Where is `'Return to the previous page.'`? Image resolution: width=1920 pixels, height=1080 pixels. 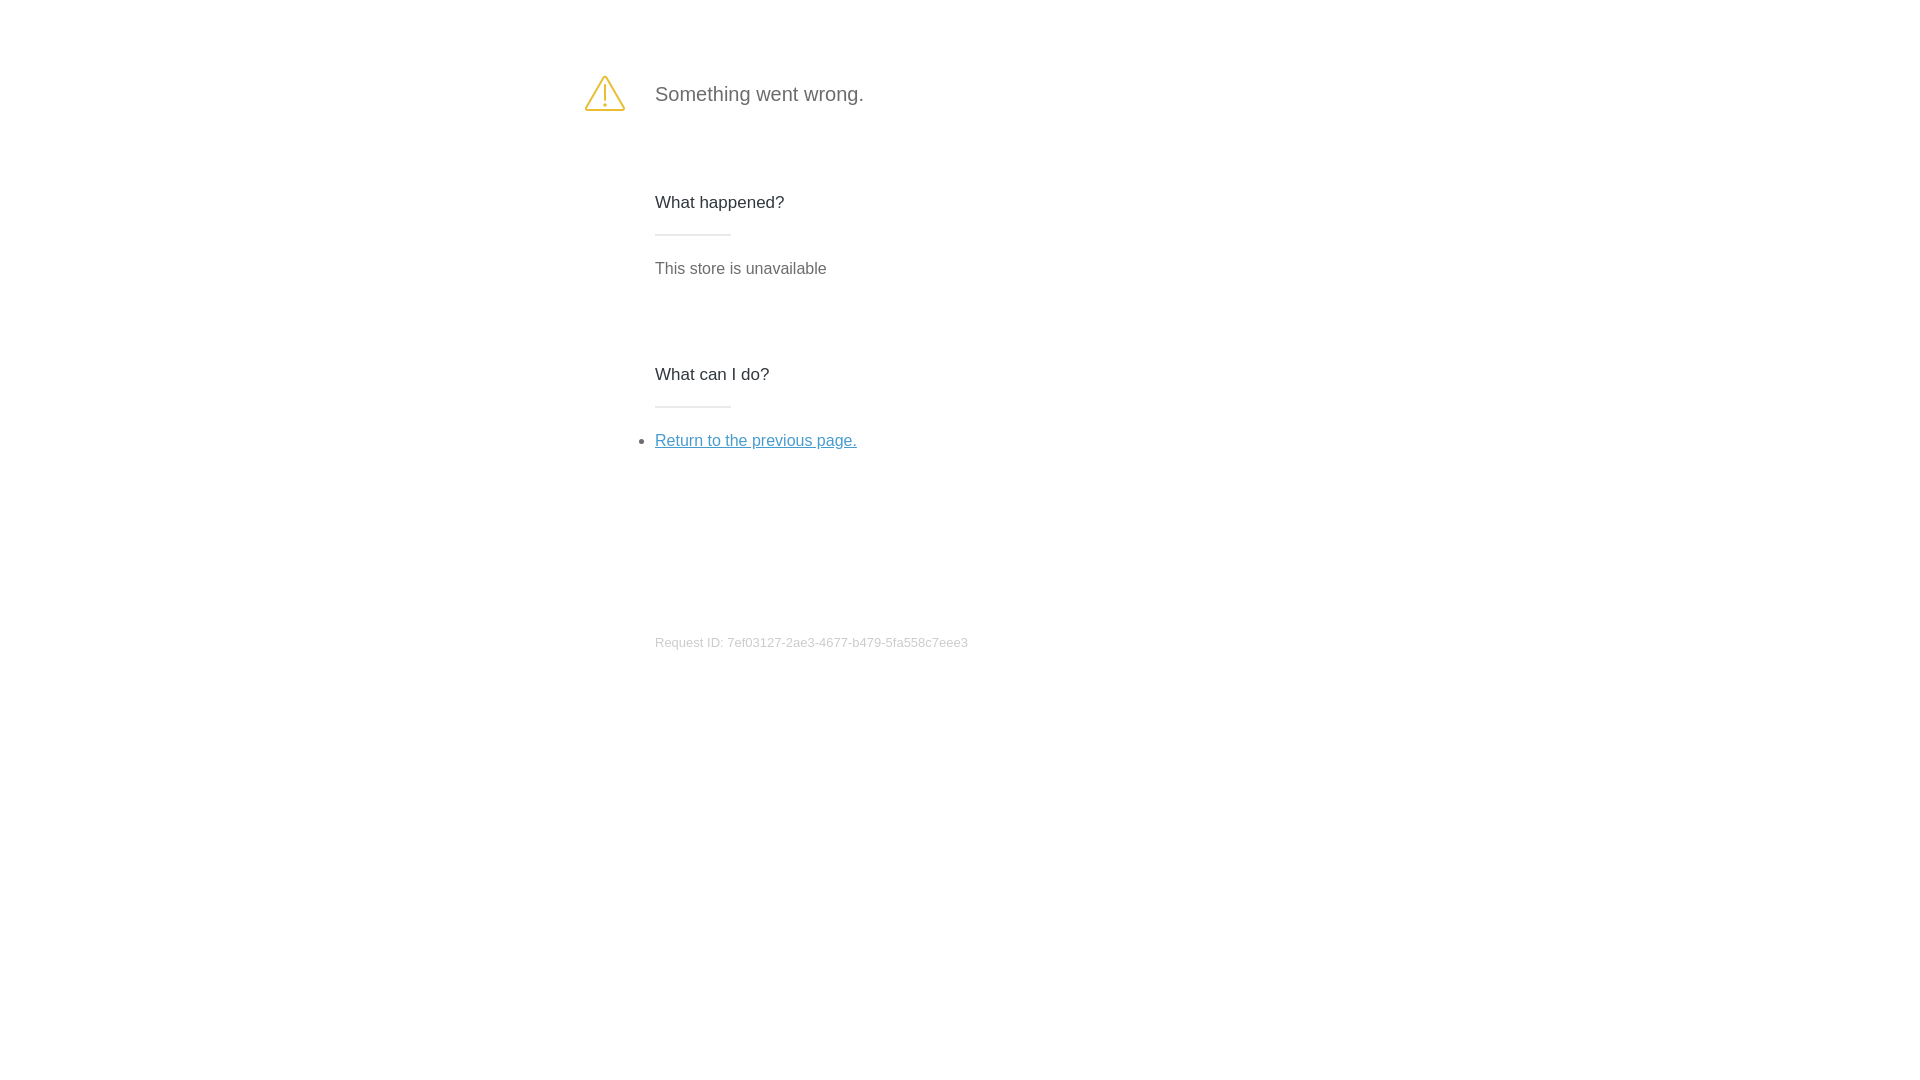 'Return to the previous page.' is located at coordinates (754, 439).